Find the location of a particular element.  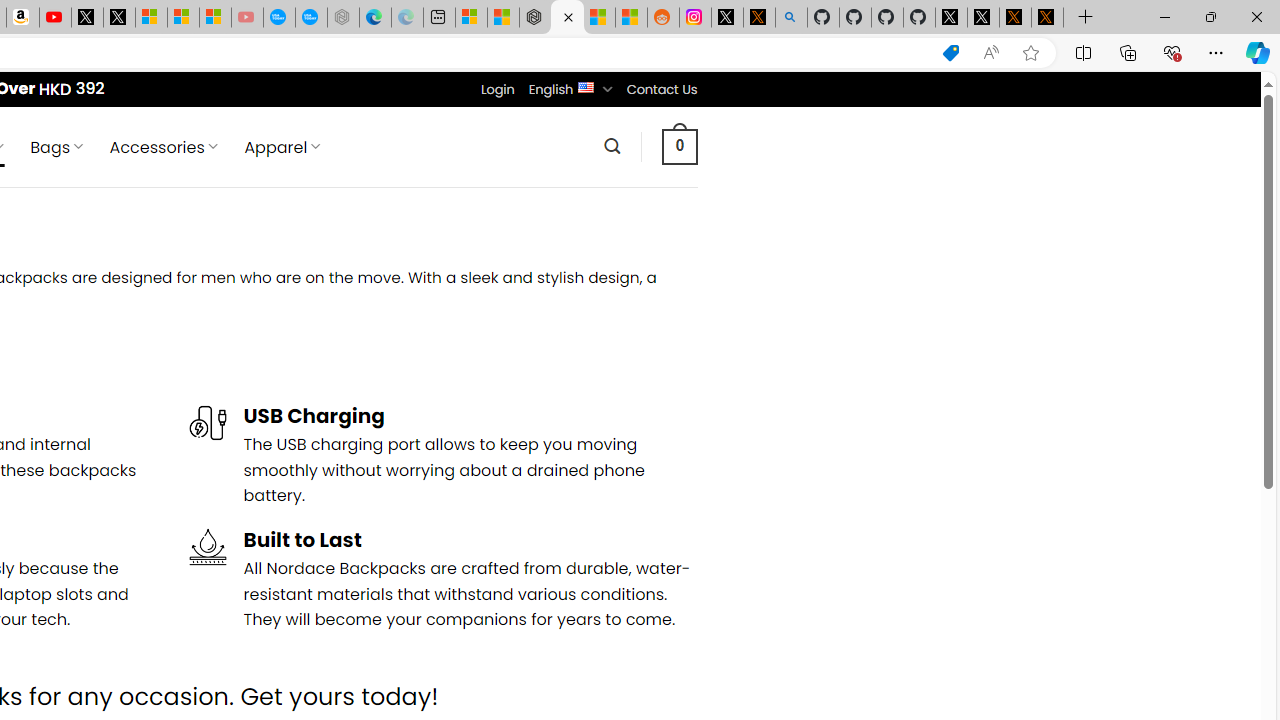

'X Privacy Policy' is located at coordinates (1046, 17).